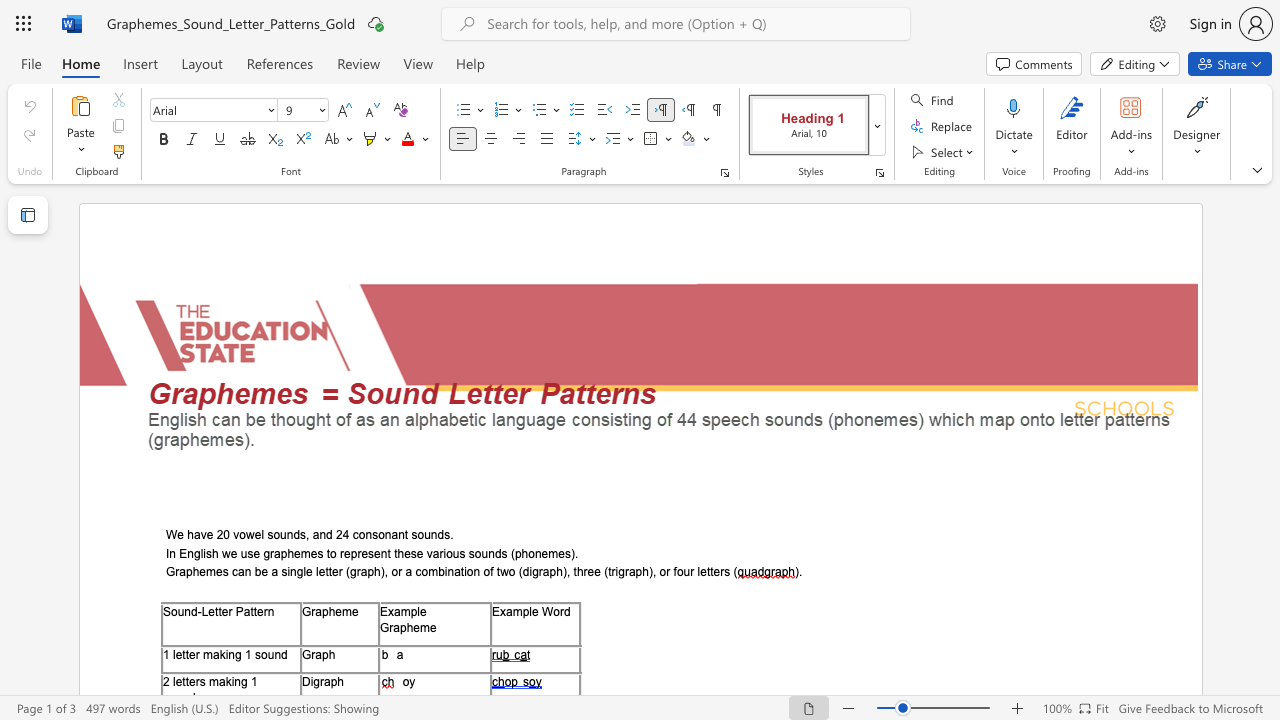 Image resolution: width=1280 pixels, height=720 pixels. I want to click on the subset text "ample Graphem" within the text "Example Grapheme", so click(393, 610).